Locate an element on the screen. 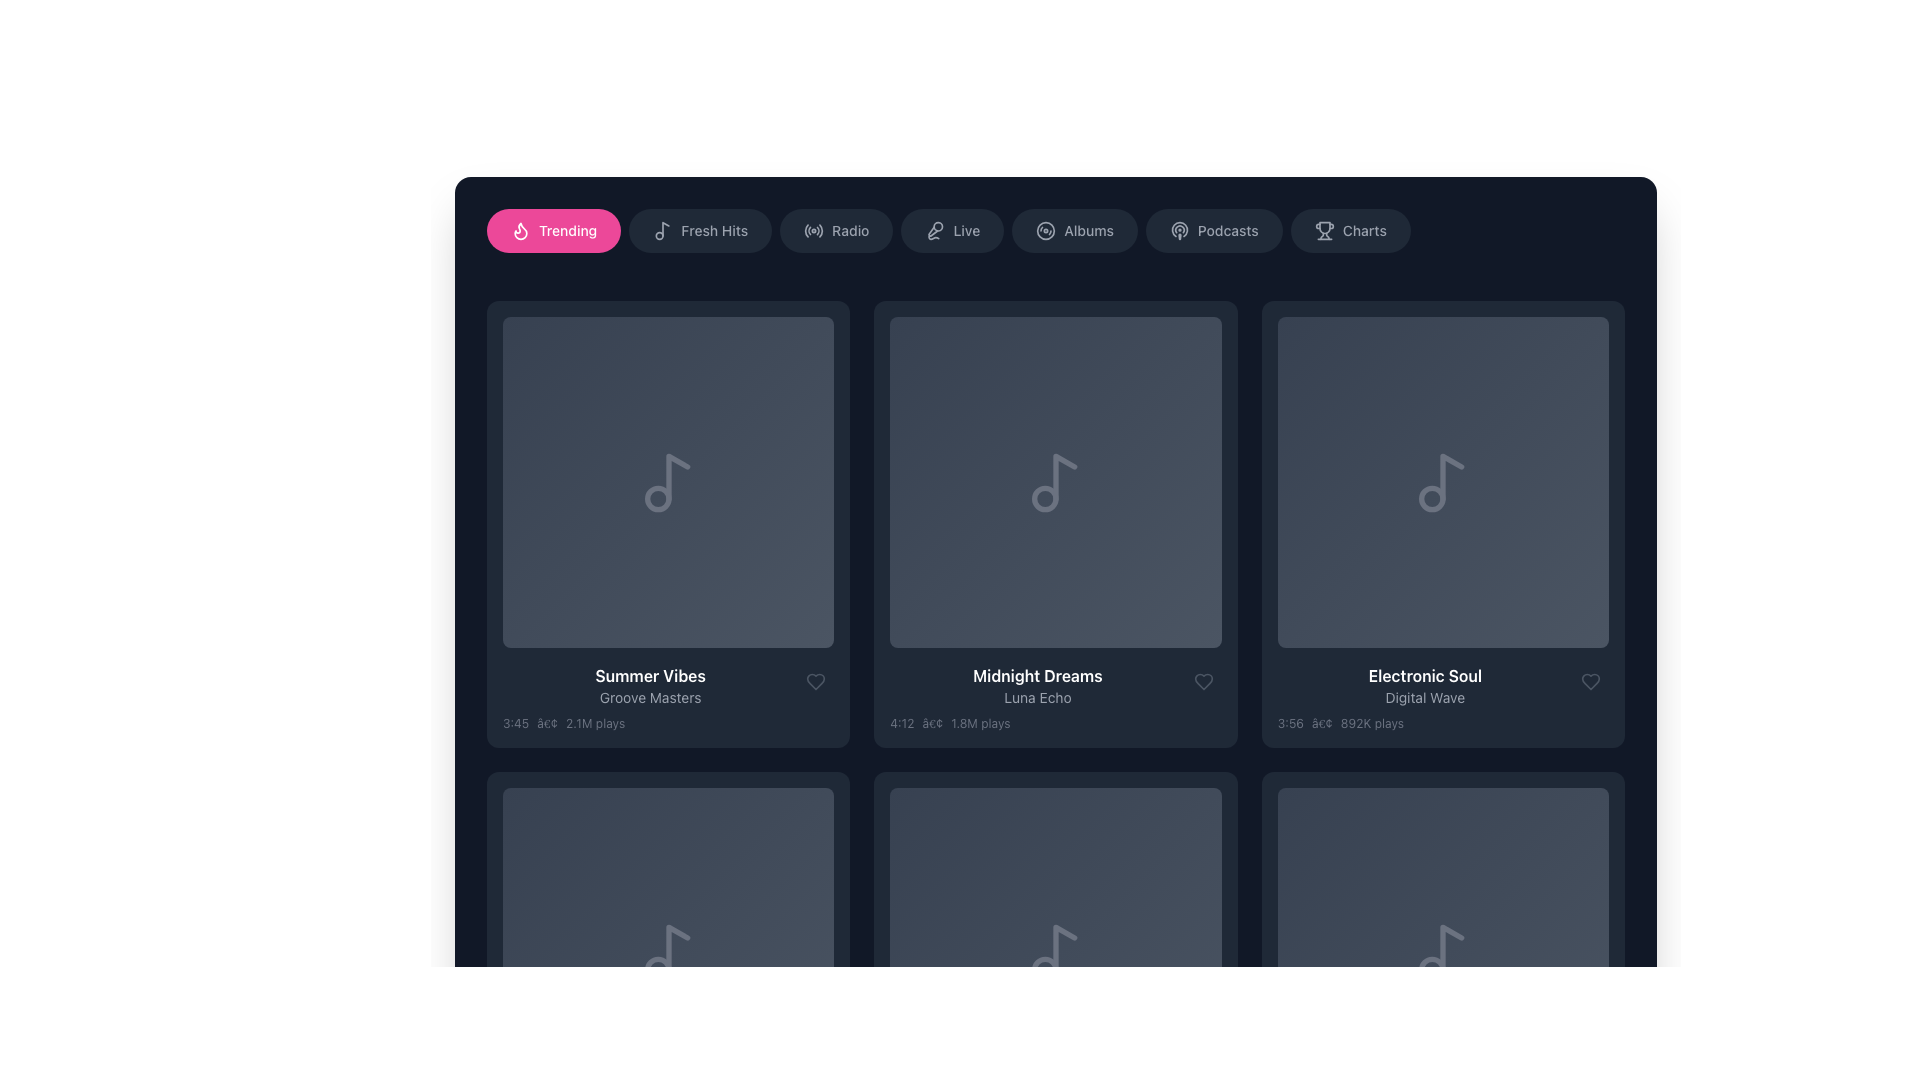 This screenshot has height=1080, width=1920. text label 'Groove Masters' which is styled in a small, light gray font and positioned beneath the 'Summer Vibes' text label in the bottom-left quadrant of the interface is located at coordinates (650, 697).